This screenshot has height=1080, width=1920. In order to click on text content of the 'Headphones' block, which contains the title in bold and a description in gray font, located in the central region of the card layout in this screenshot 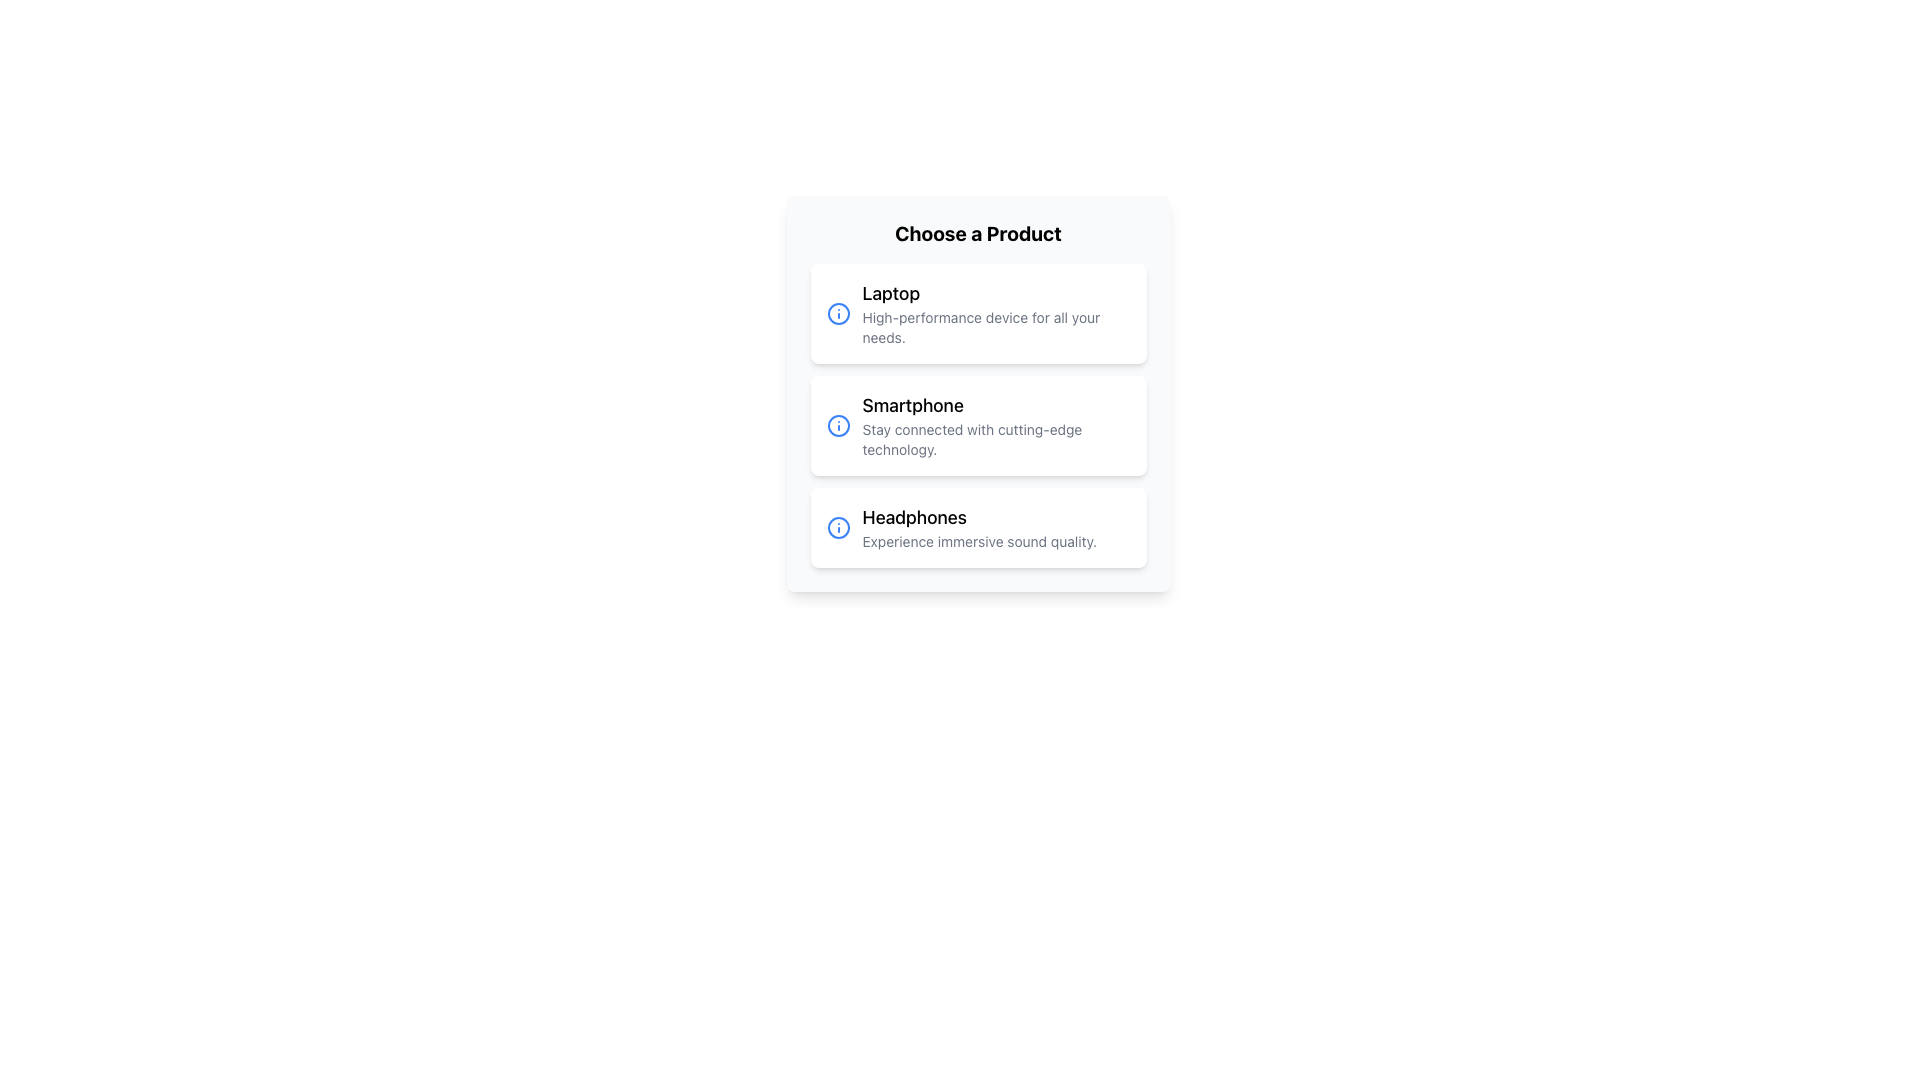, I will do `click(996, 527)`.